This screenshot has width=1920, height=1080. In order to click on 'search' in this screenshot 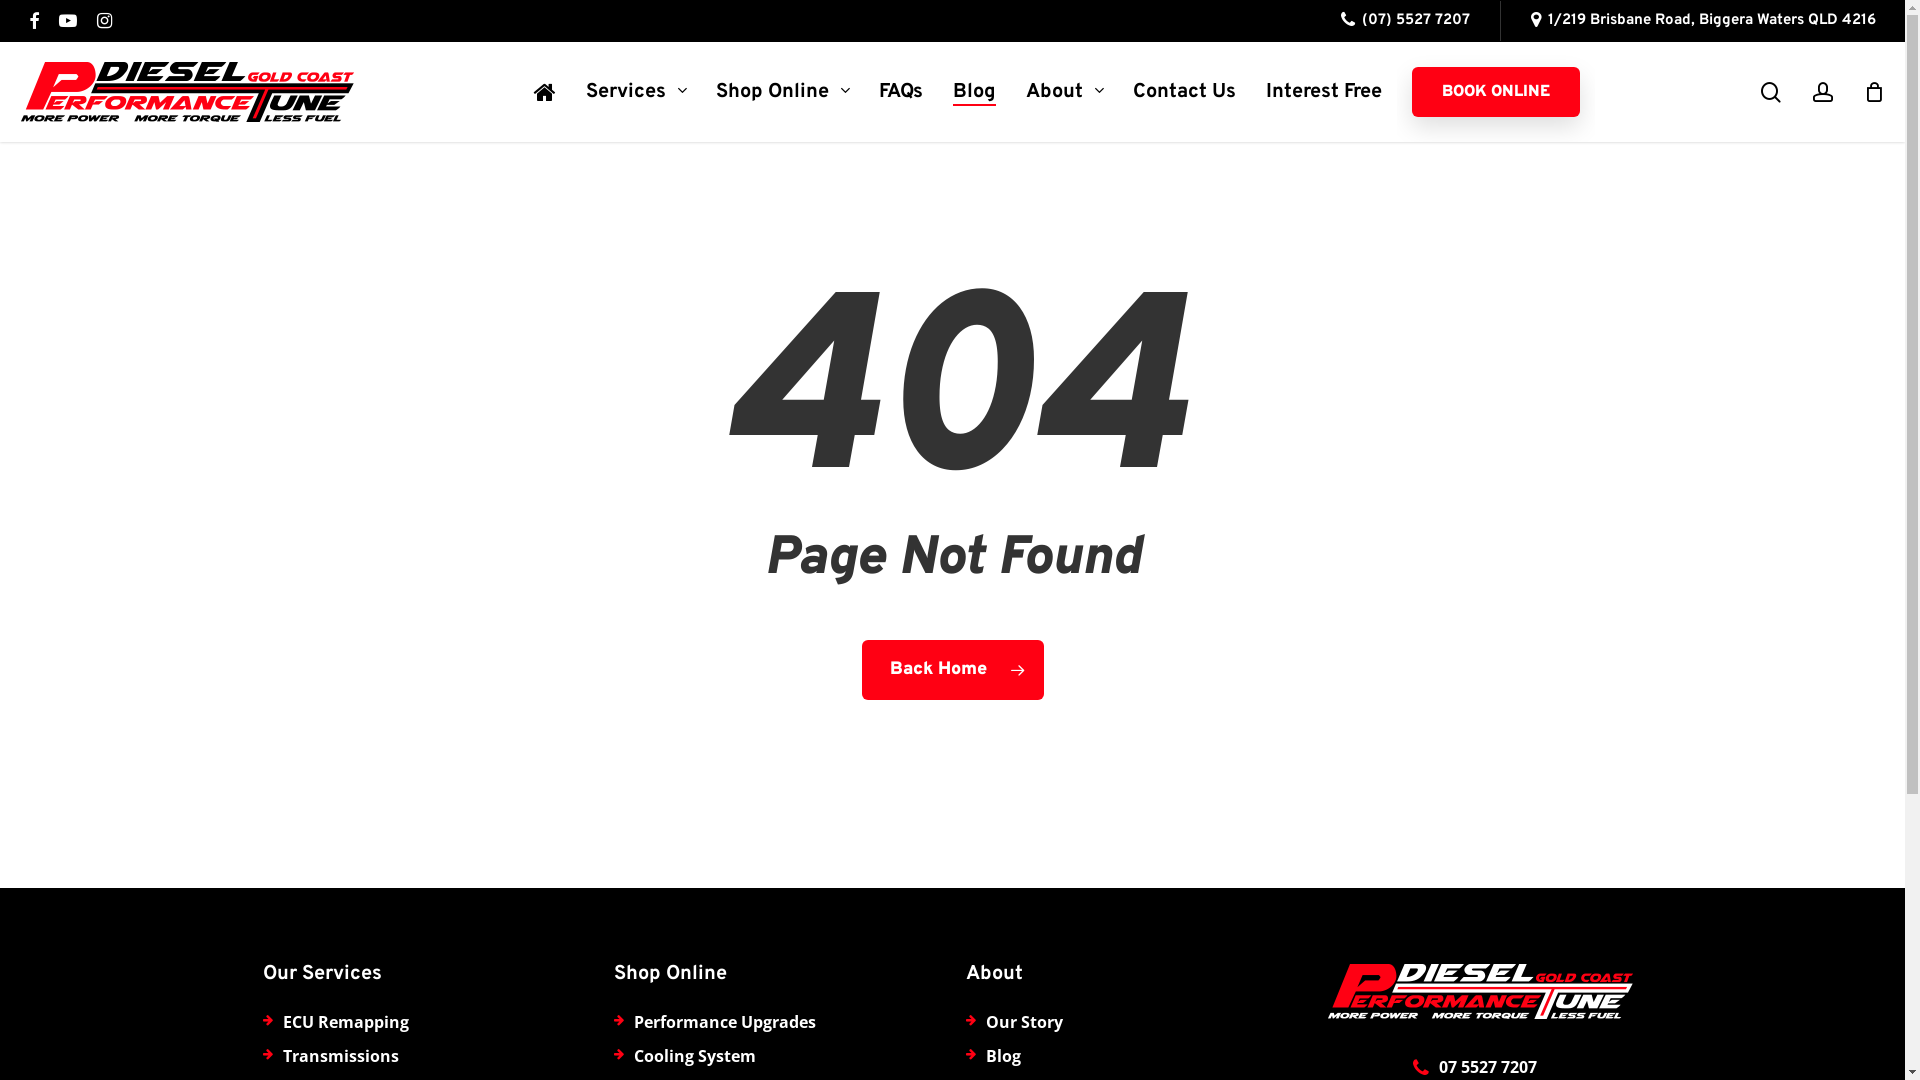, I will do `click(1771, 92)`.